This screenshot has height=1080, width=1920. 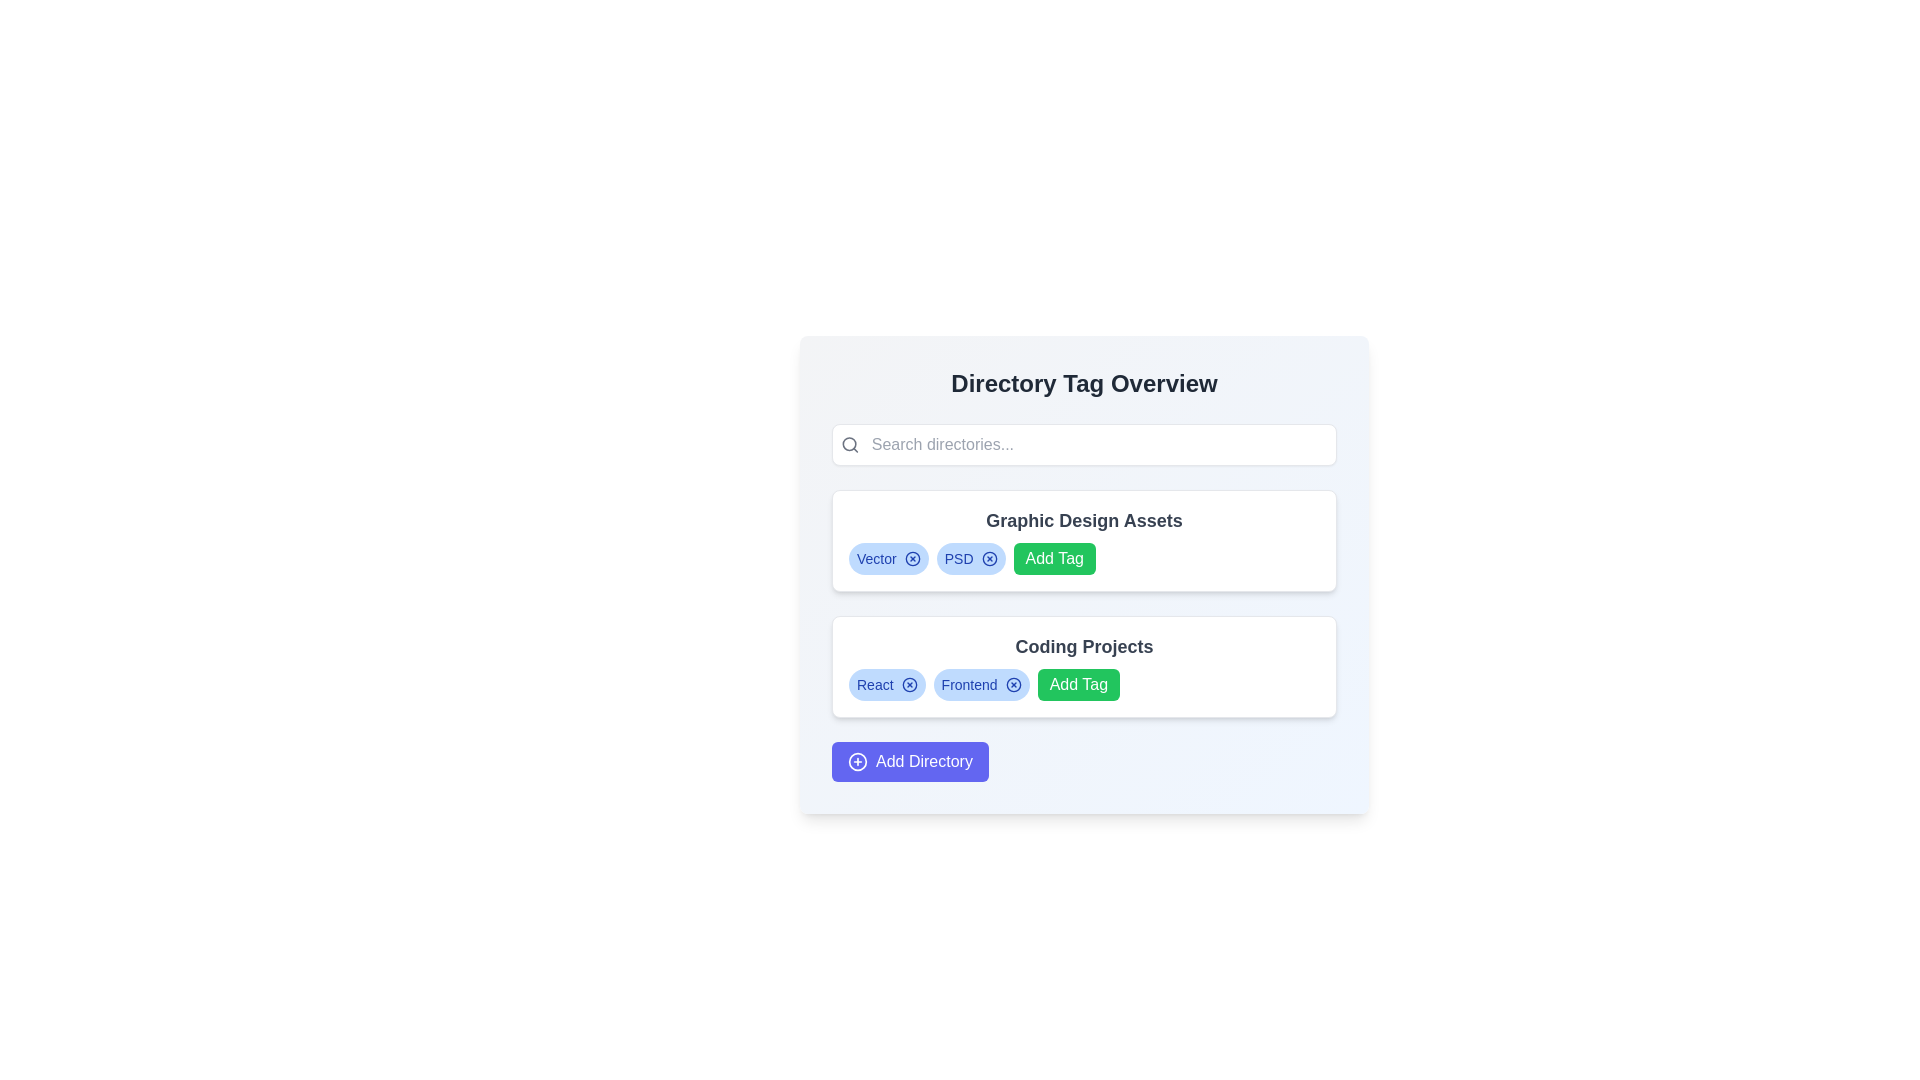 I want to click on text of the heading displaying 'Directory Tag Overview', which is a prominent bold text in dark gray color at the top of its card component, so click(x=1083, y=384).